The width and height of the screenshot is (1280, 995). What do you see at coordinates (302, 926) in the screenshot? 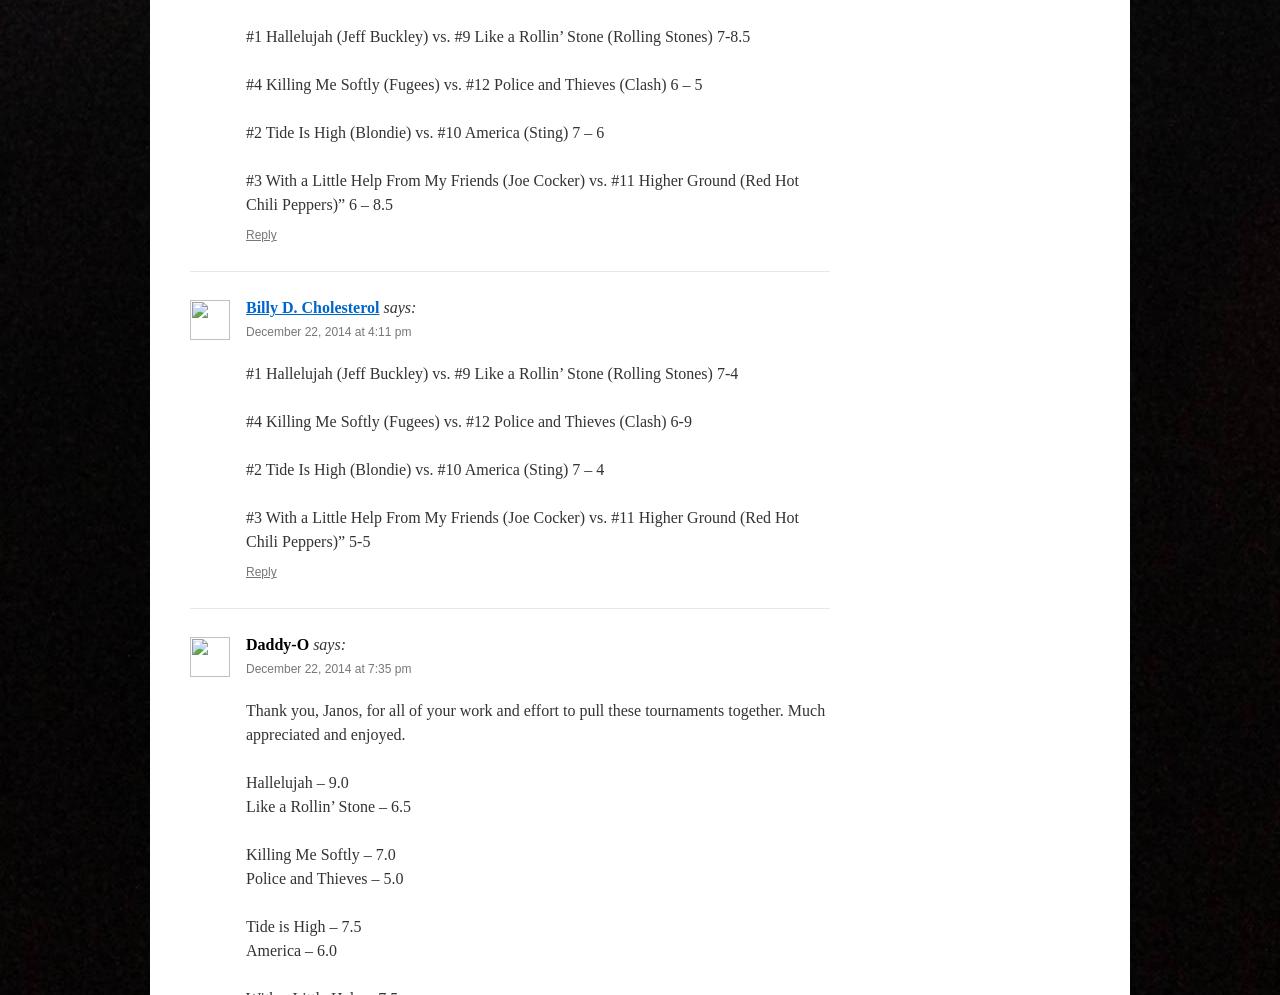
I see `'Tide is High – 7.5'` at bounding box center [302, 926].